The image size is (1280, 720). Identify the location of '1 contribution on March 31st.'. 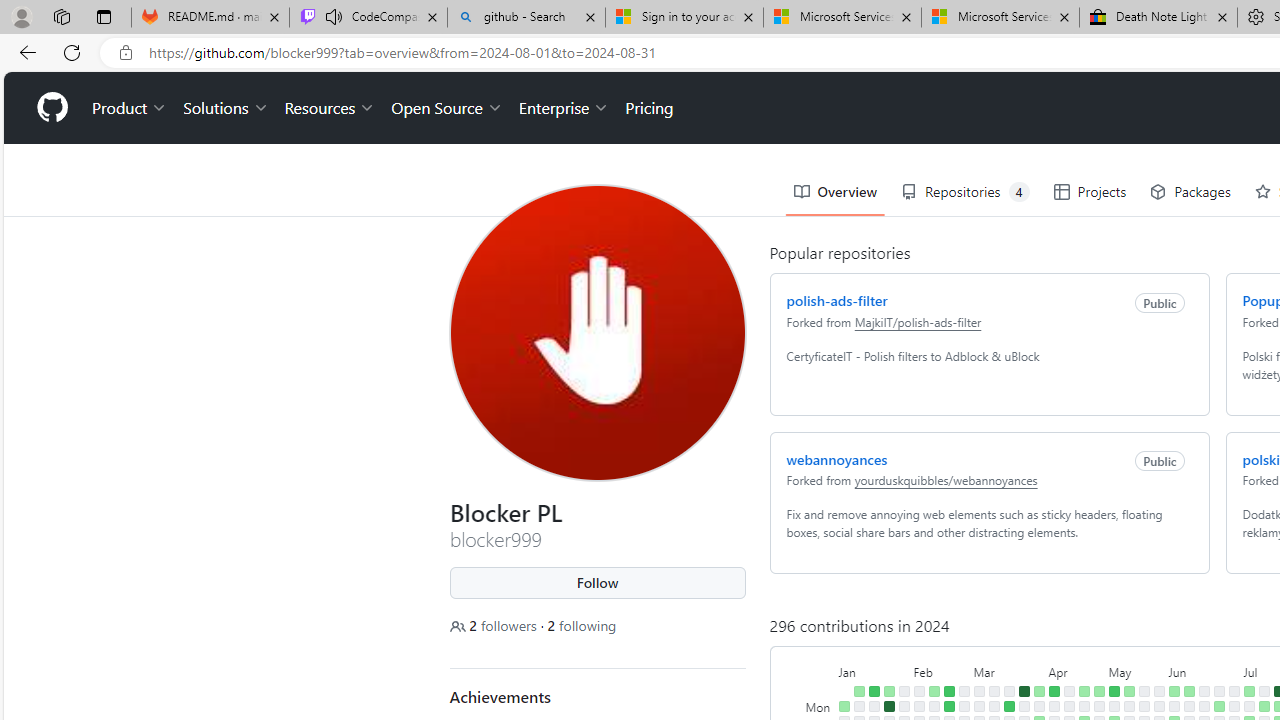
(1038, 690).